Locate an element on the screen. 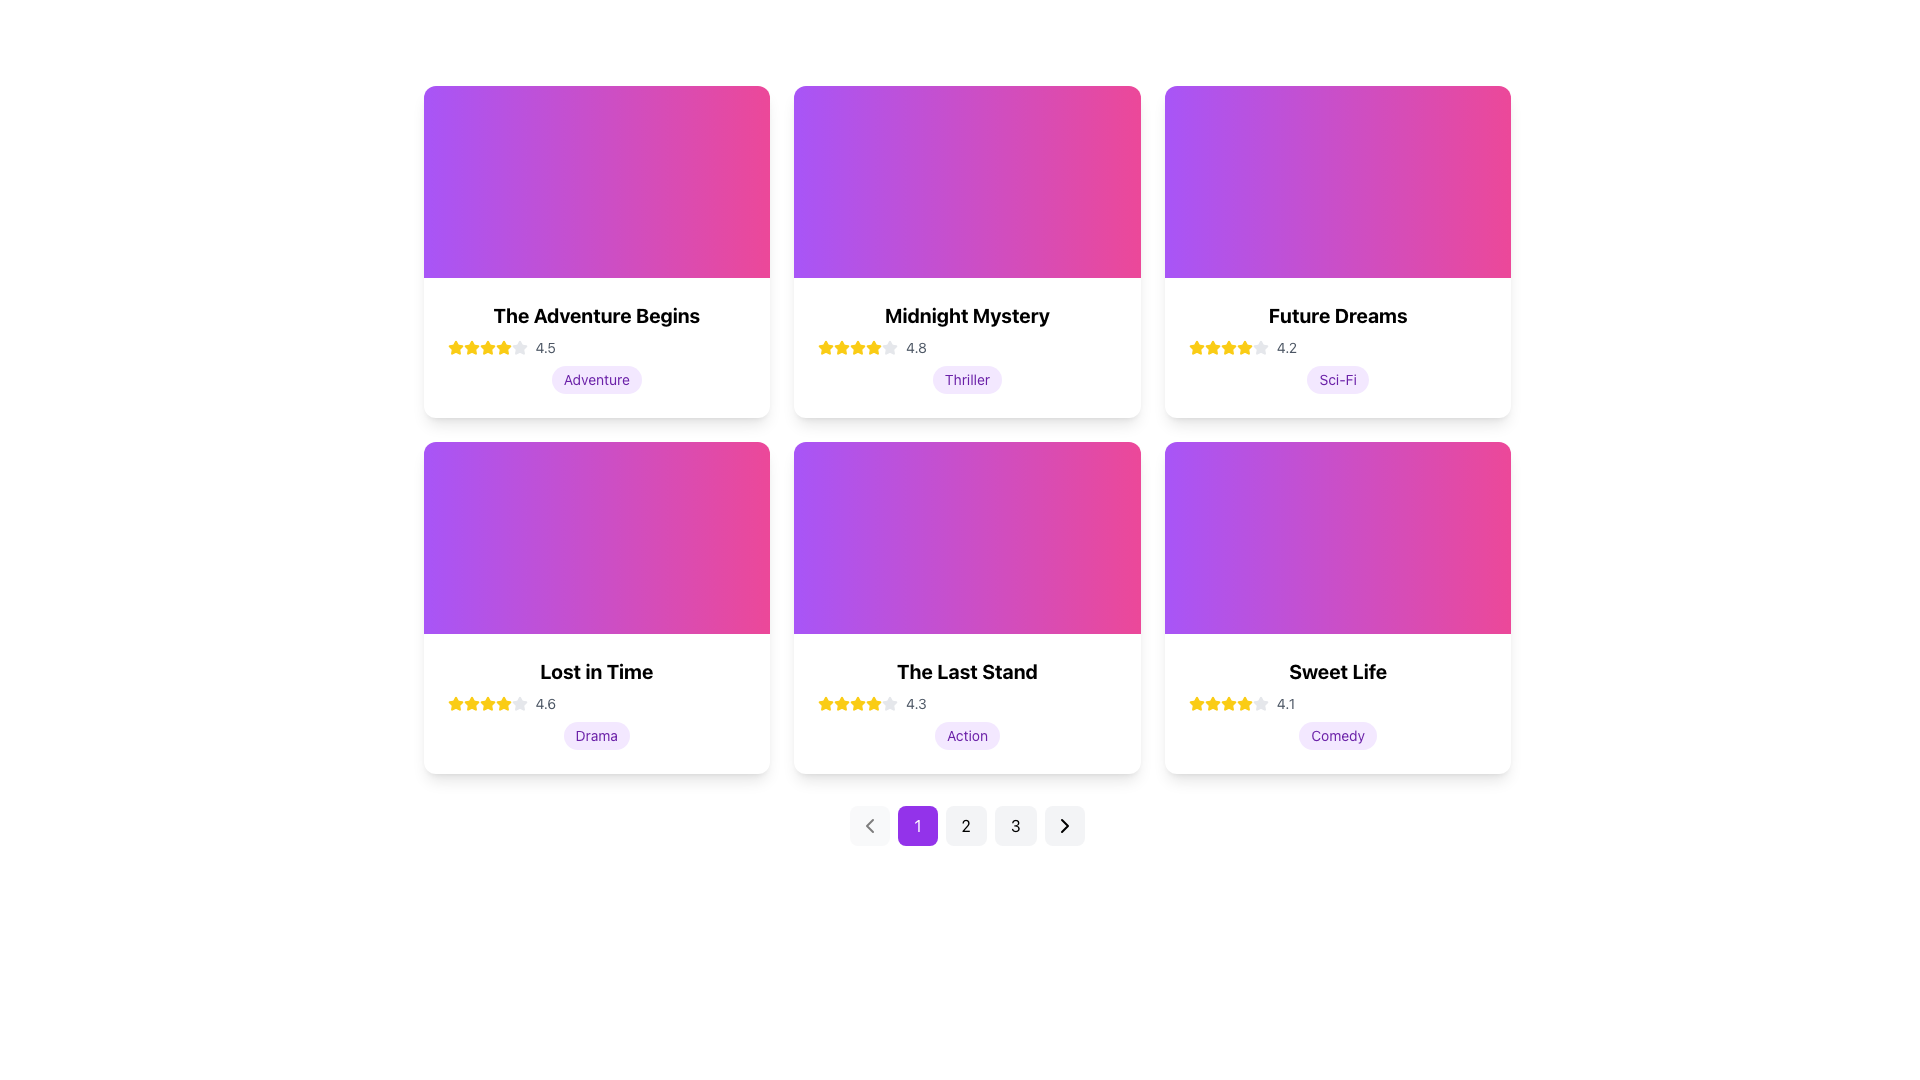 This screenshot has width=1920, height=1080. the third star icon in the rating section for the movie 'Future Dreams' is located at coordinates (1227, 346).